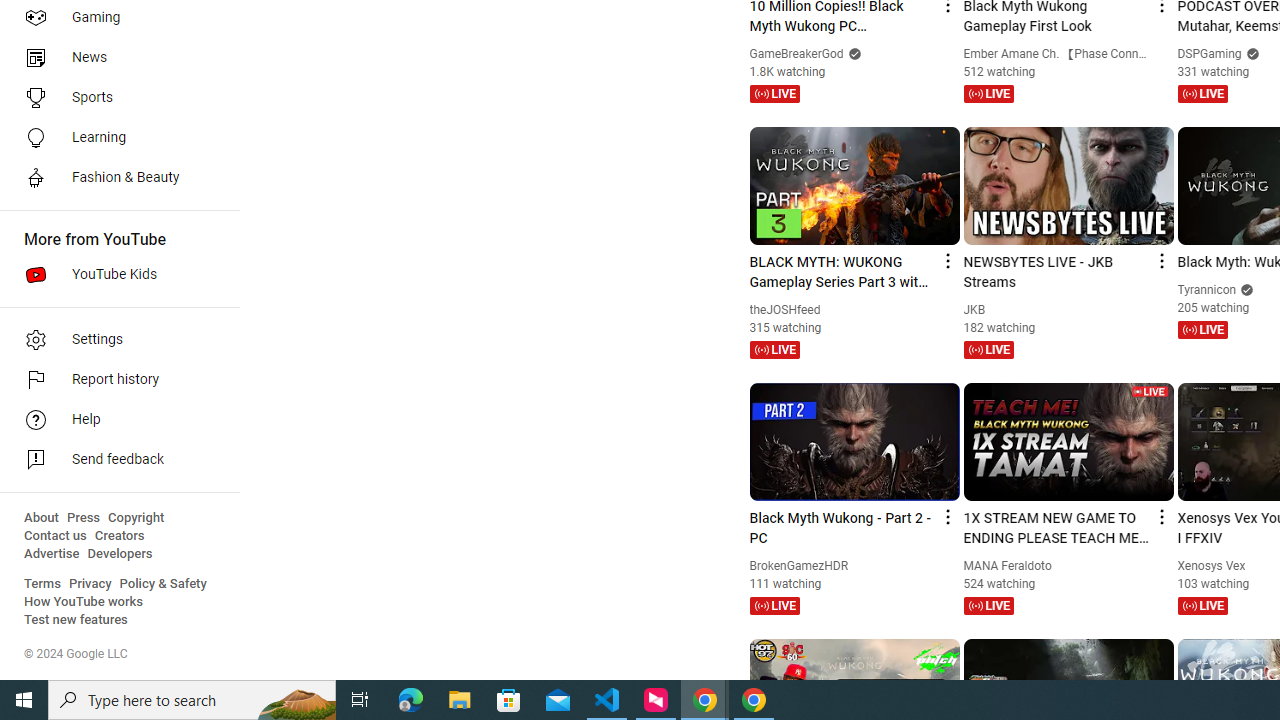 The height and width of the screenshot is (720, 1280). I want to click on 'Tyrannicon', so click(1206, 289).